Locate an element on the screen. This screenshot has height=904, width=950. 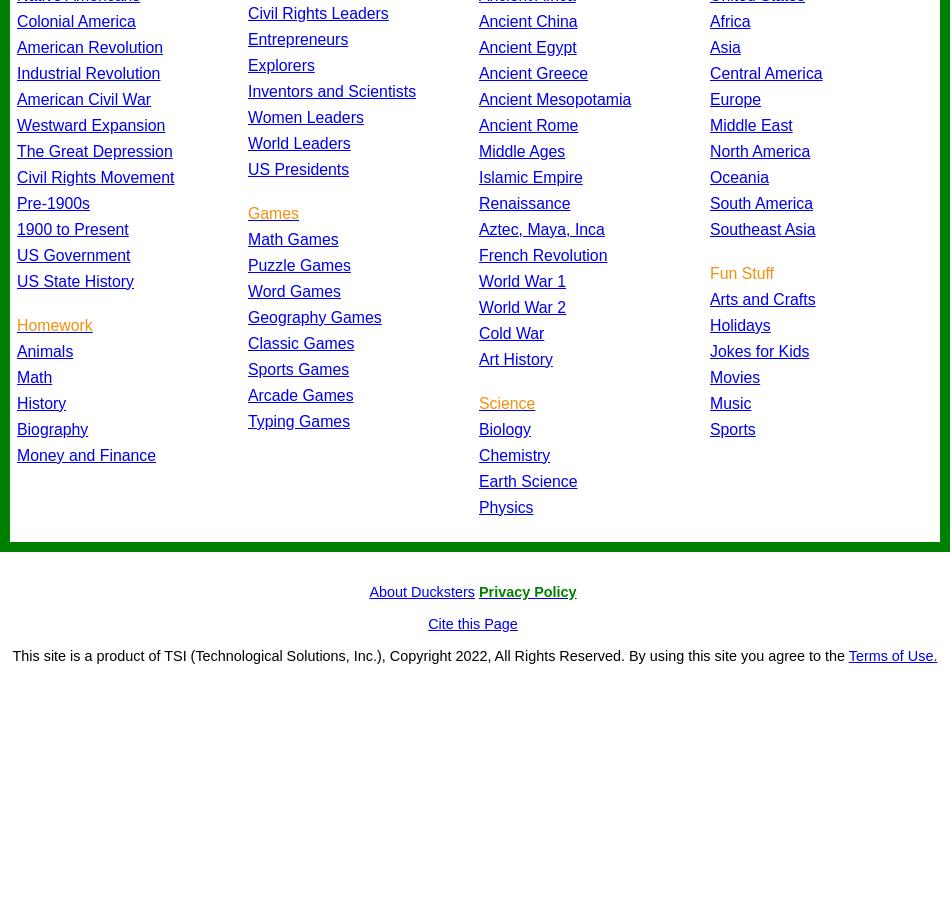
'Fun Stuff' is located at coordinates (740, 271).